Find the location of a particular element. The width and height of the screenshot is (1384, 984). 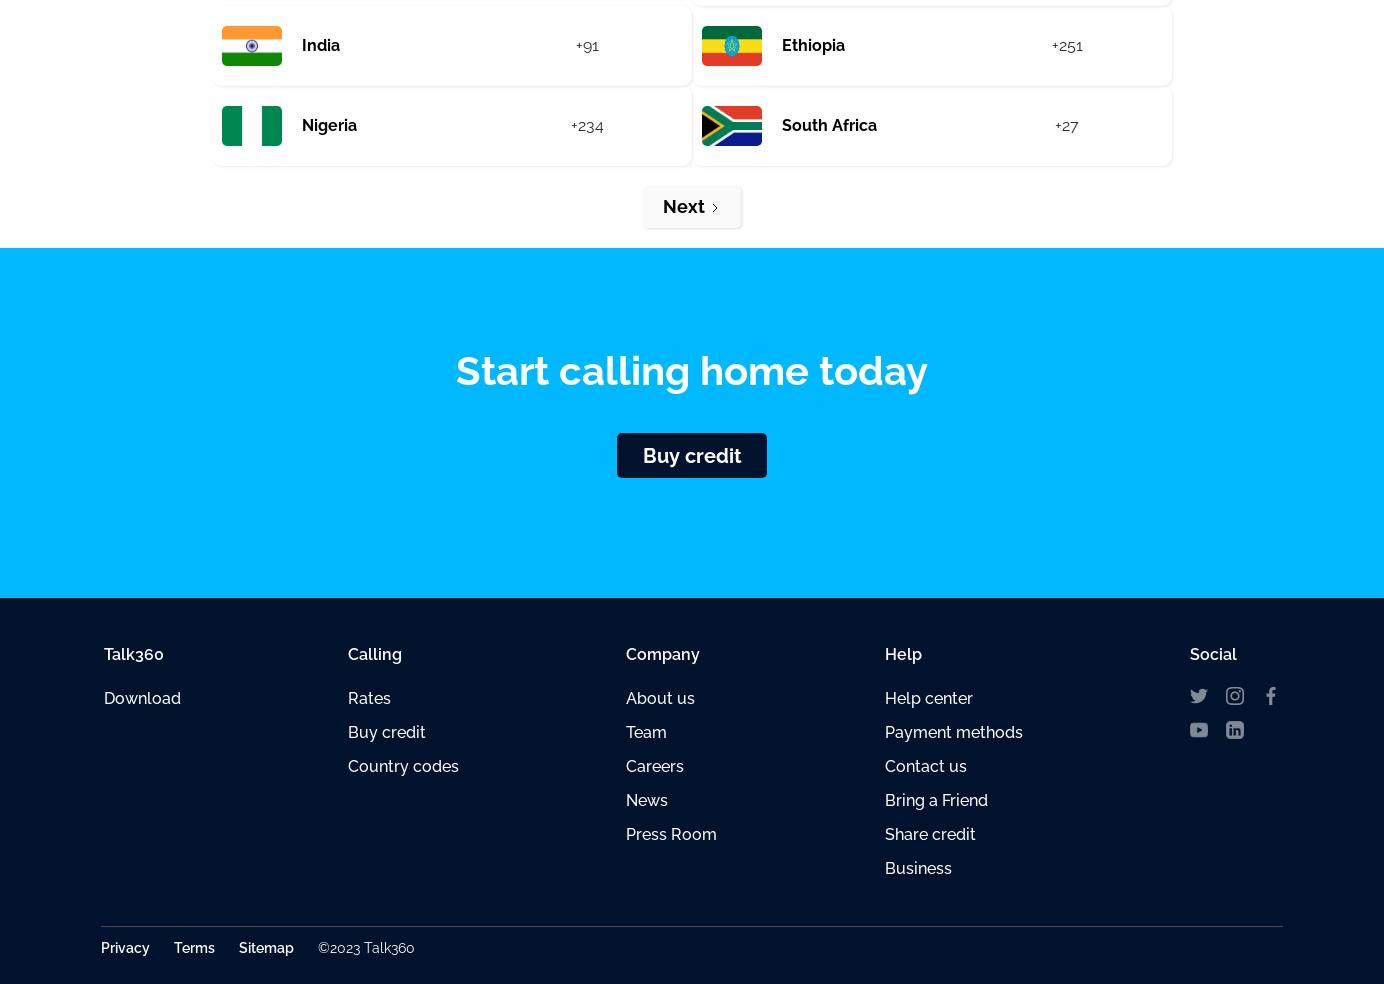

'Download' is located at coordinates (140, 698).